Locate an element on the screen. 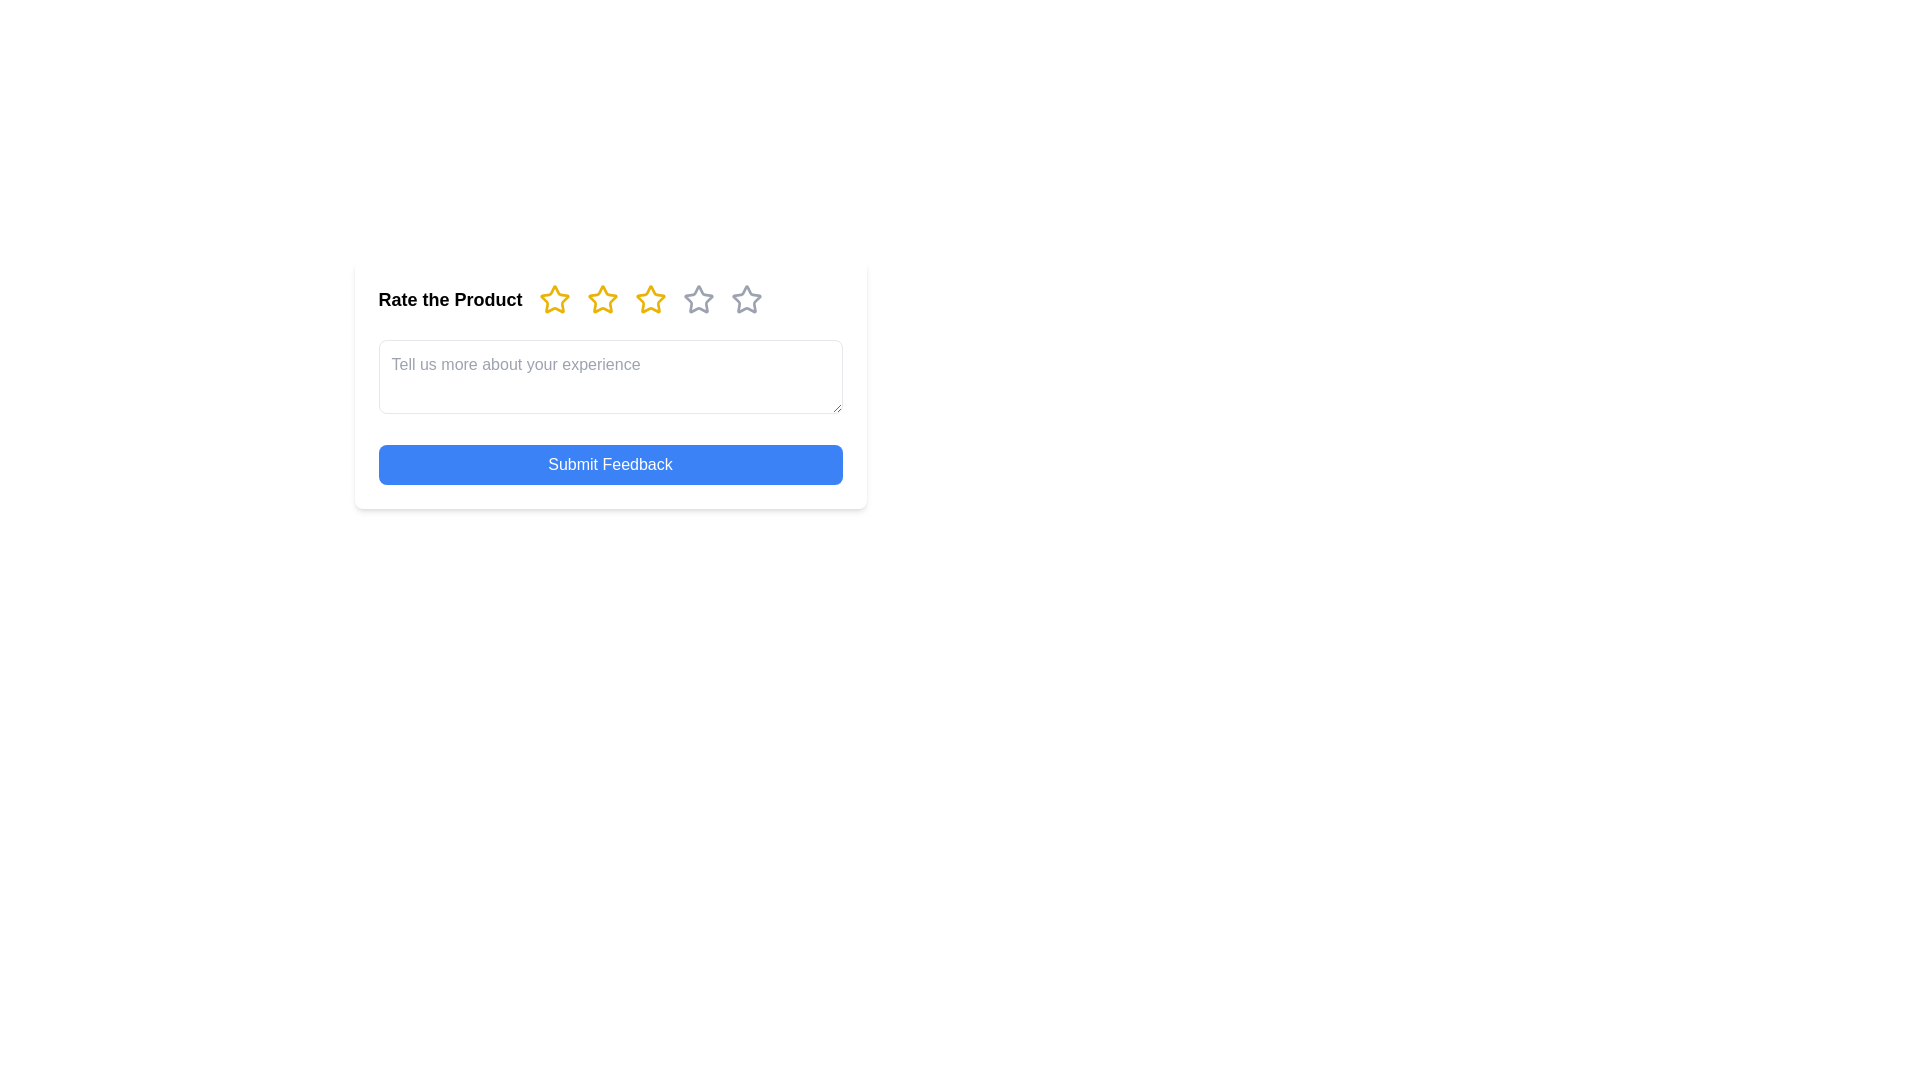 Image resolution: width=1920 pixels, height=1080 pixels. the second star icon is located at coordinates (601, 299).